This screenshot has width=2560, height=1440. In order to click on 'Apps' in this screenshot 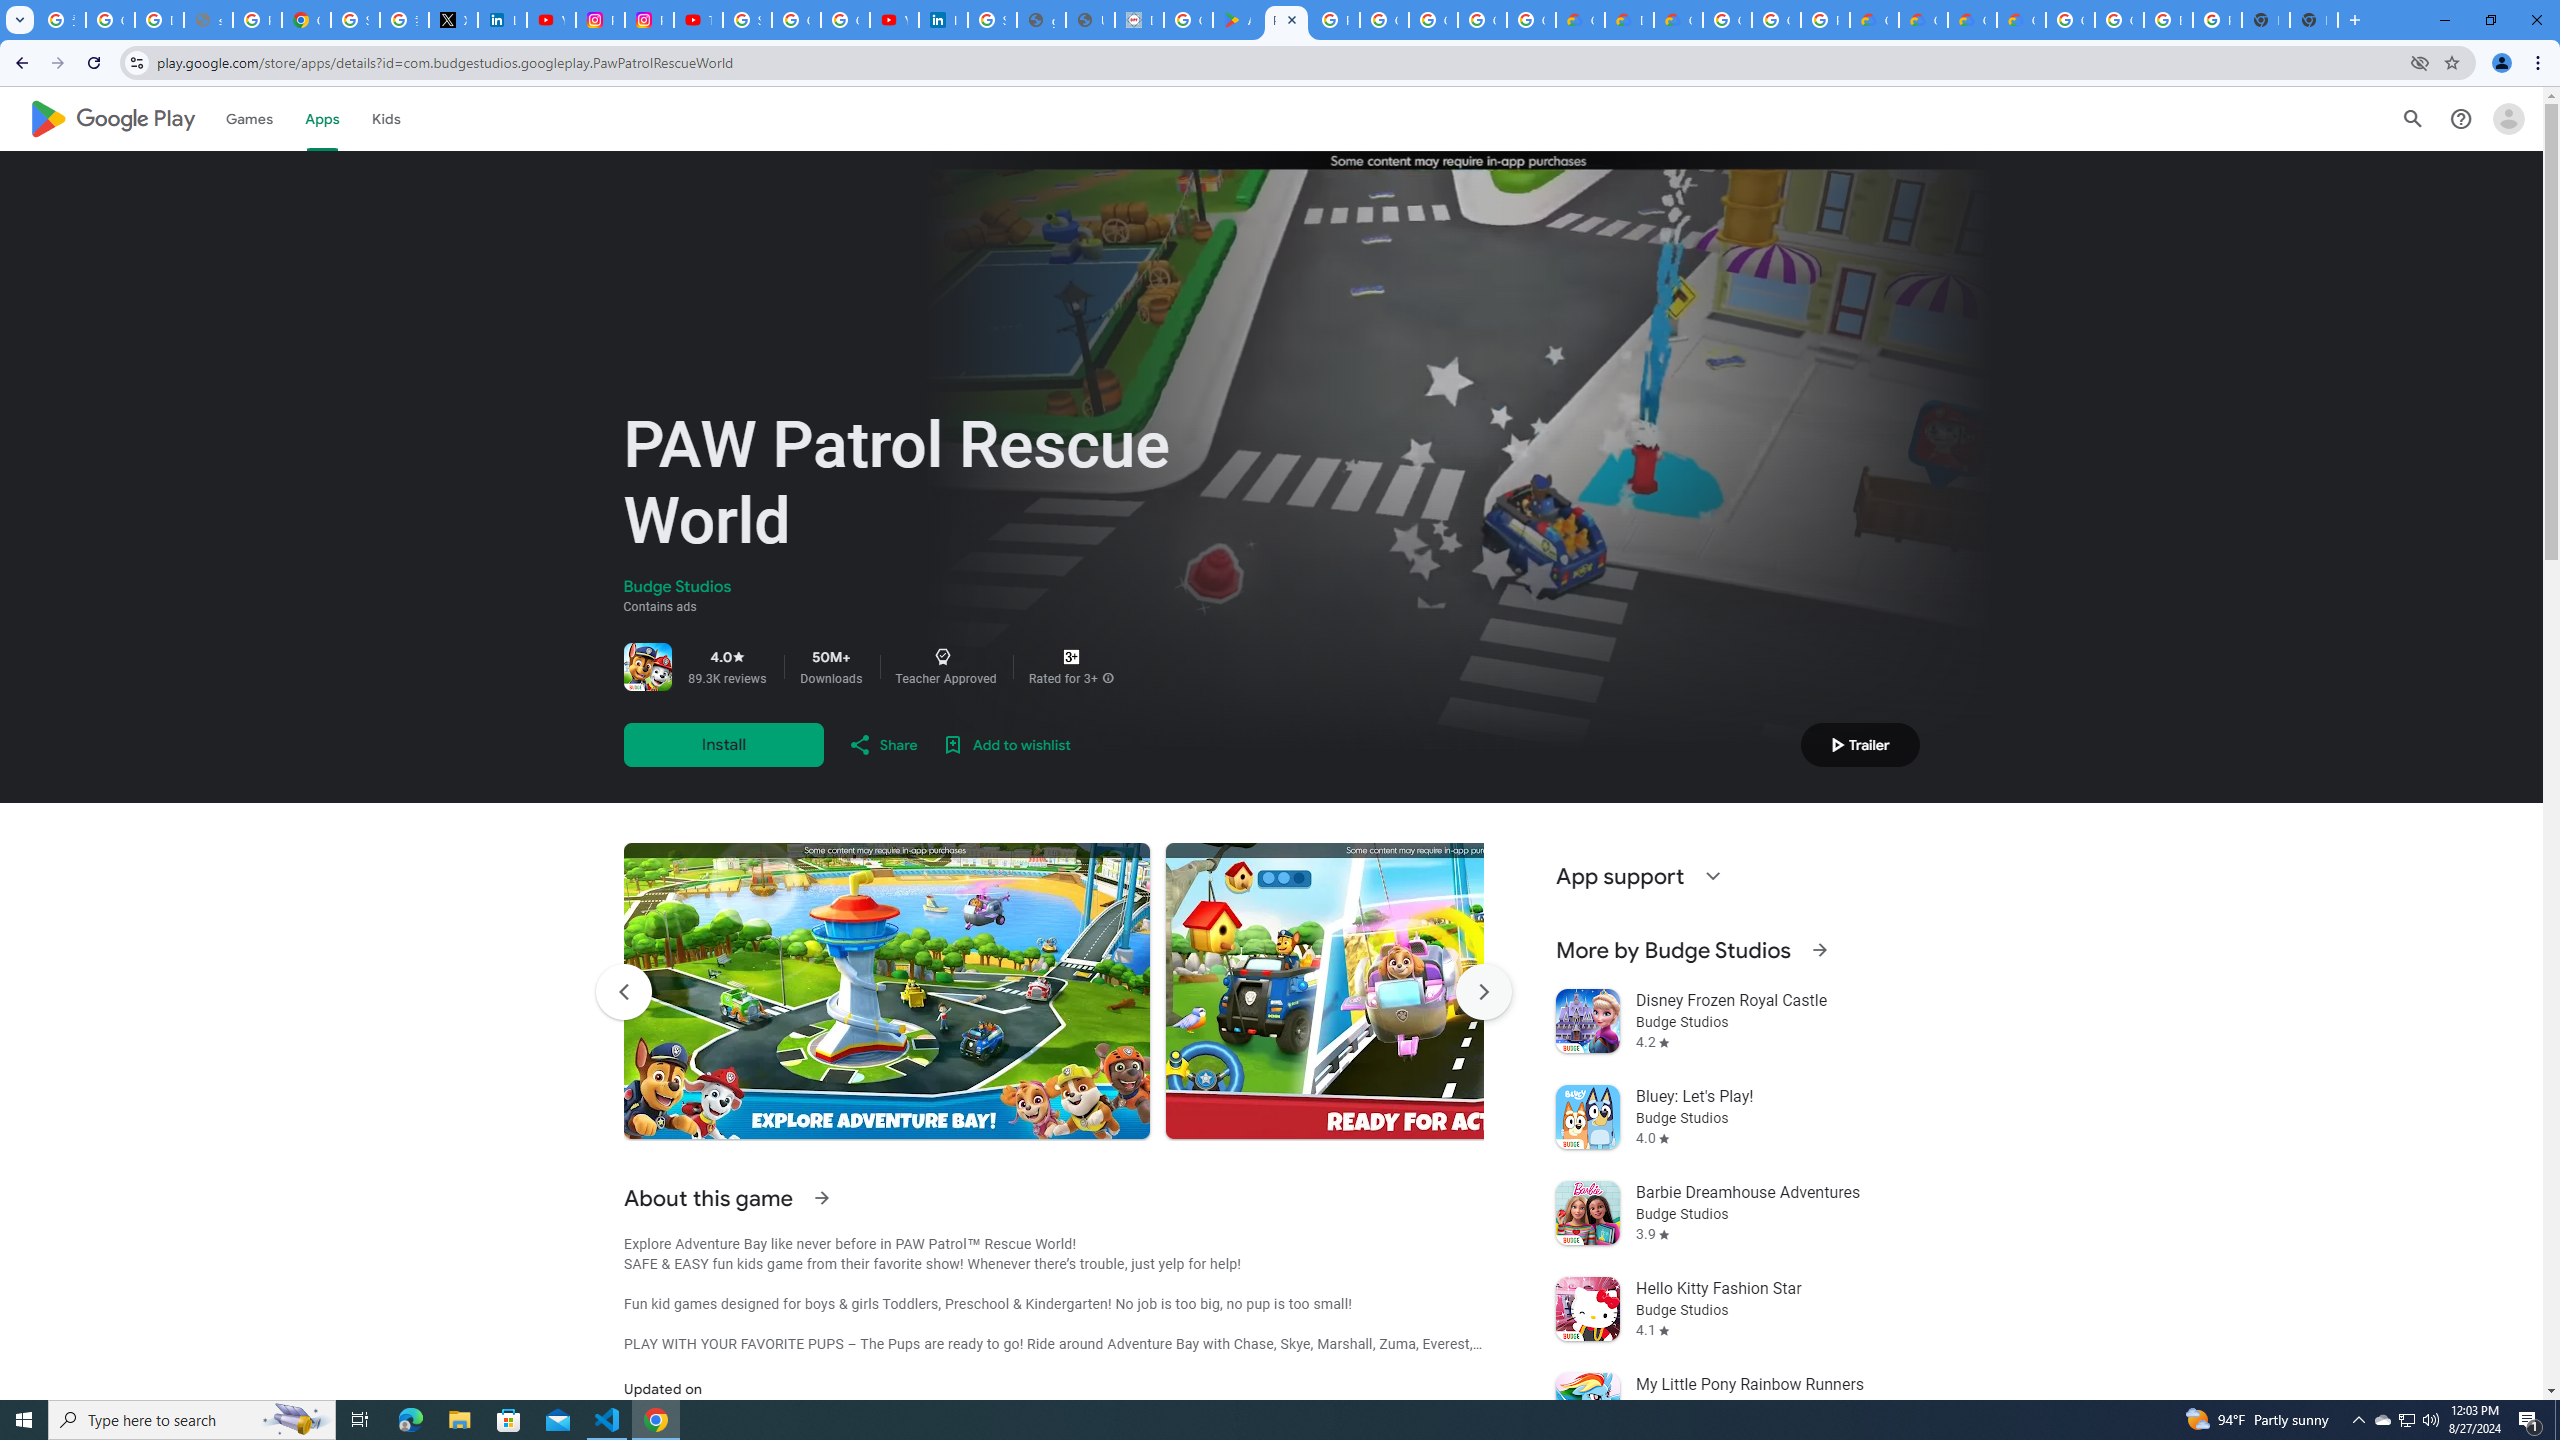, I will do `click(321, 118)`.